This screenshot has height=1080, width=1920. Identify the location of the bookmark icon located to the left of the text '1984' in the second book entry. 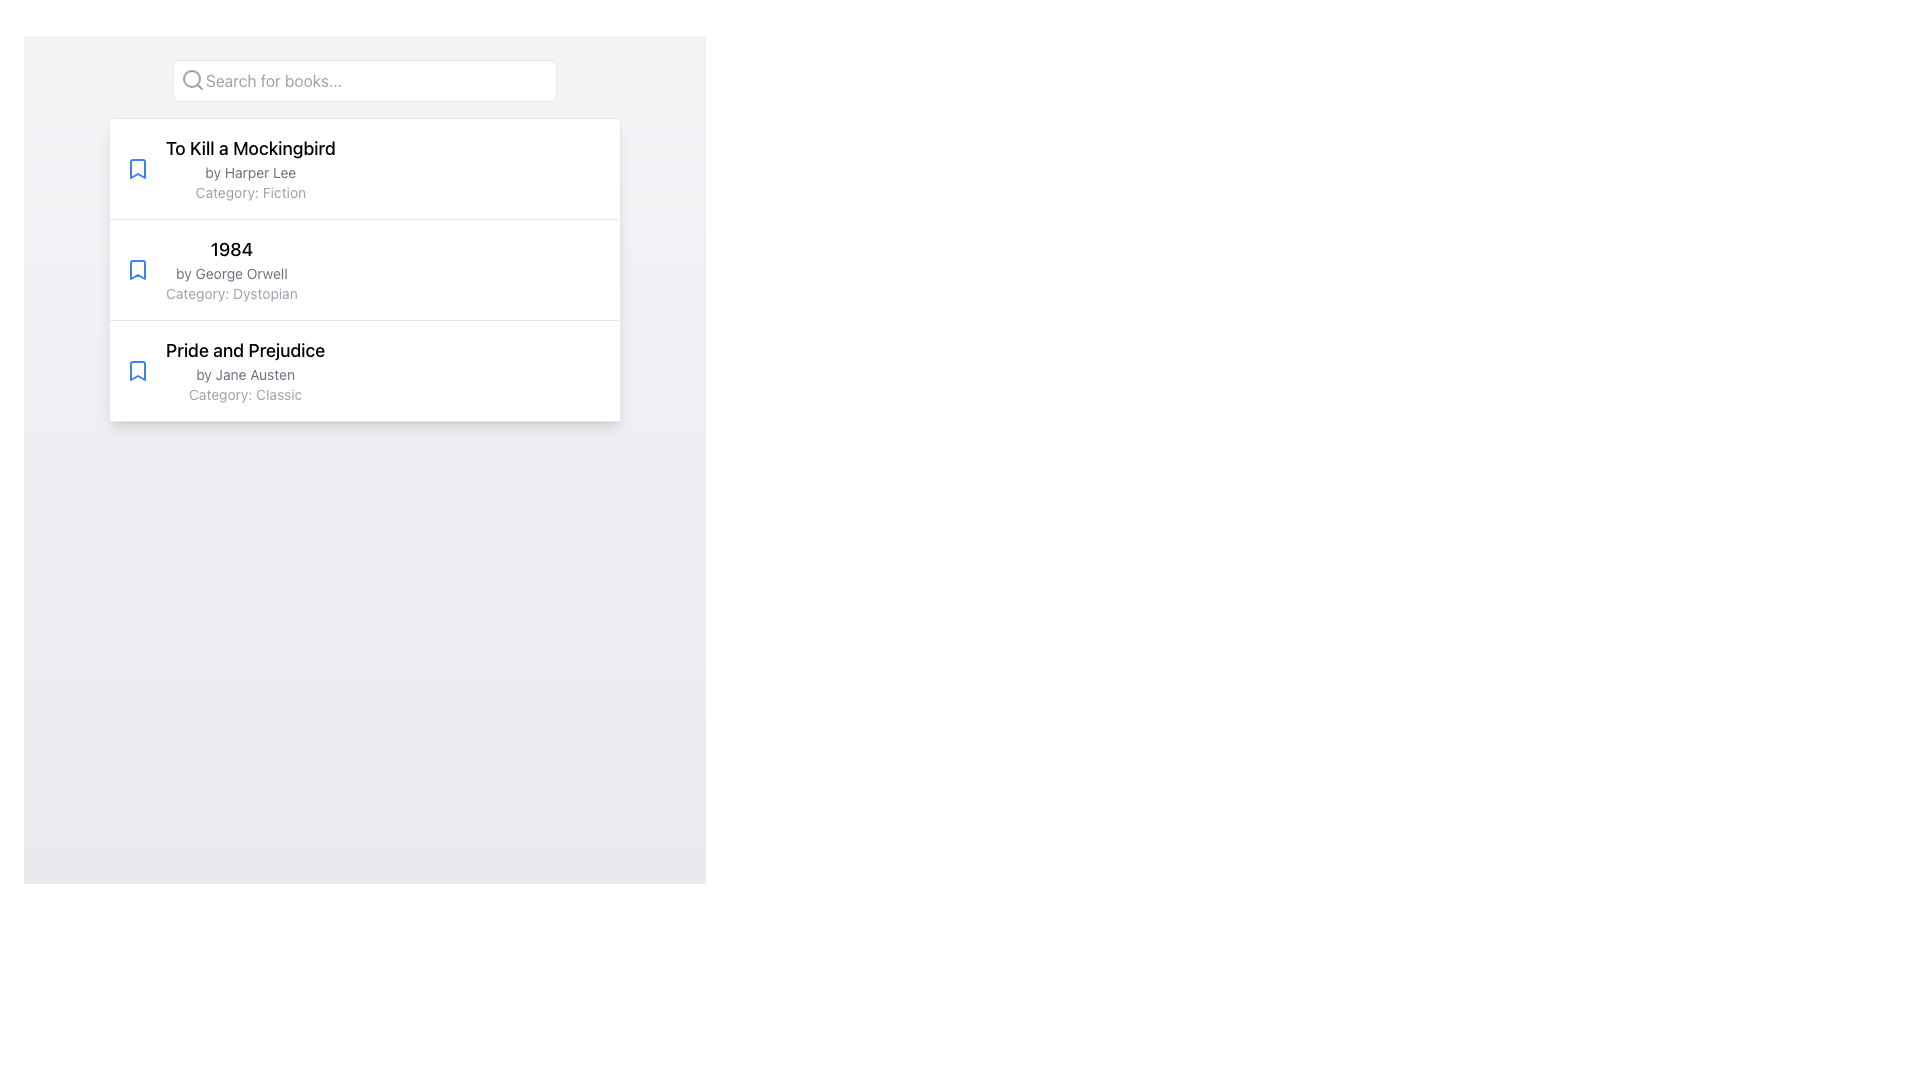
(137, 270).